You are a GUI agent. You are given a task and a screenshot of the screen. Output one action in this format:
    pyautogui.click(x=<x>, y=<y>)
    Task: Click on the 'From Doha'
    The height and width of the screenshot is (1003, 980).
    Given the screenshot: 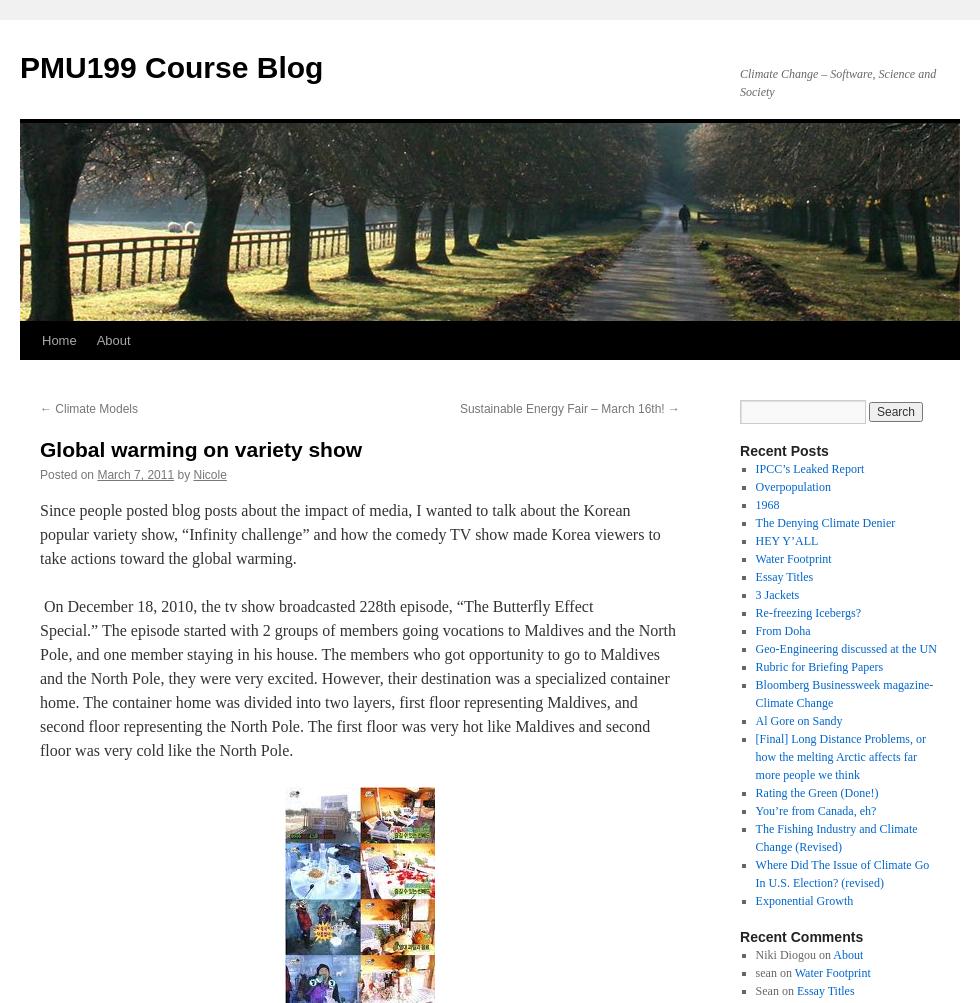 What is the action you would take?
    pyautogui.click(x=782, y=630)
    